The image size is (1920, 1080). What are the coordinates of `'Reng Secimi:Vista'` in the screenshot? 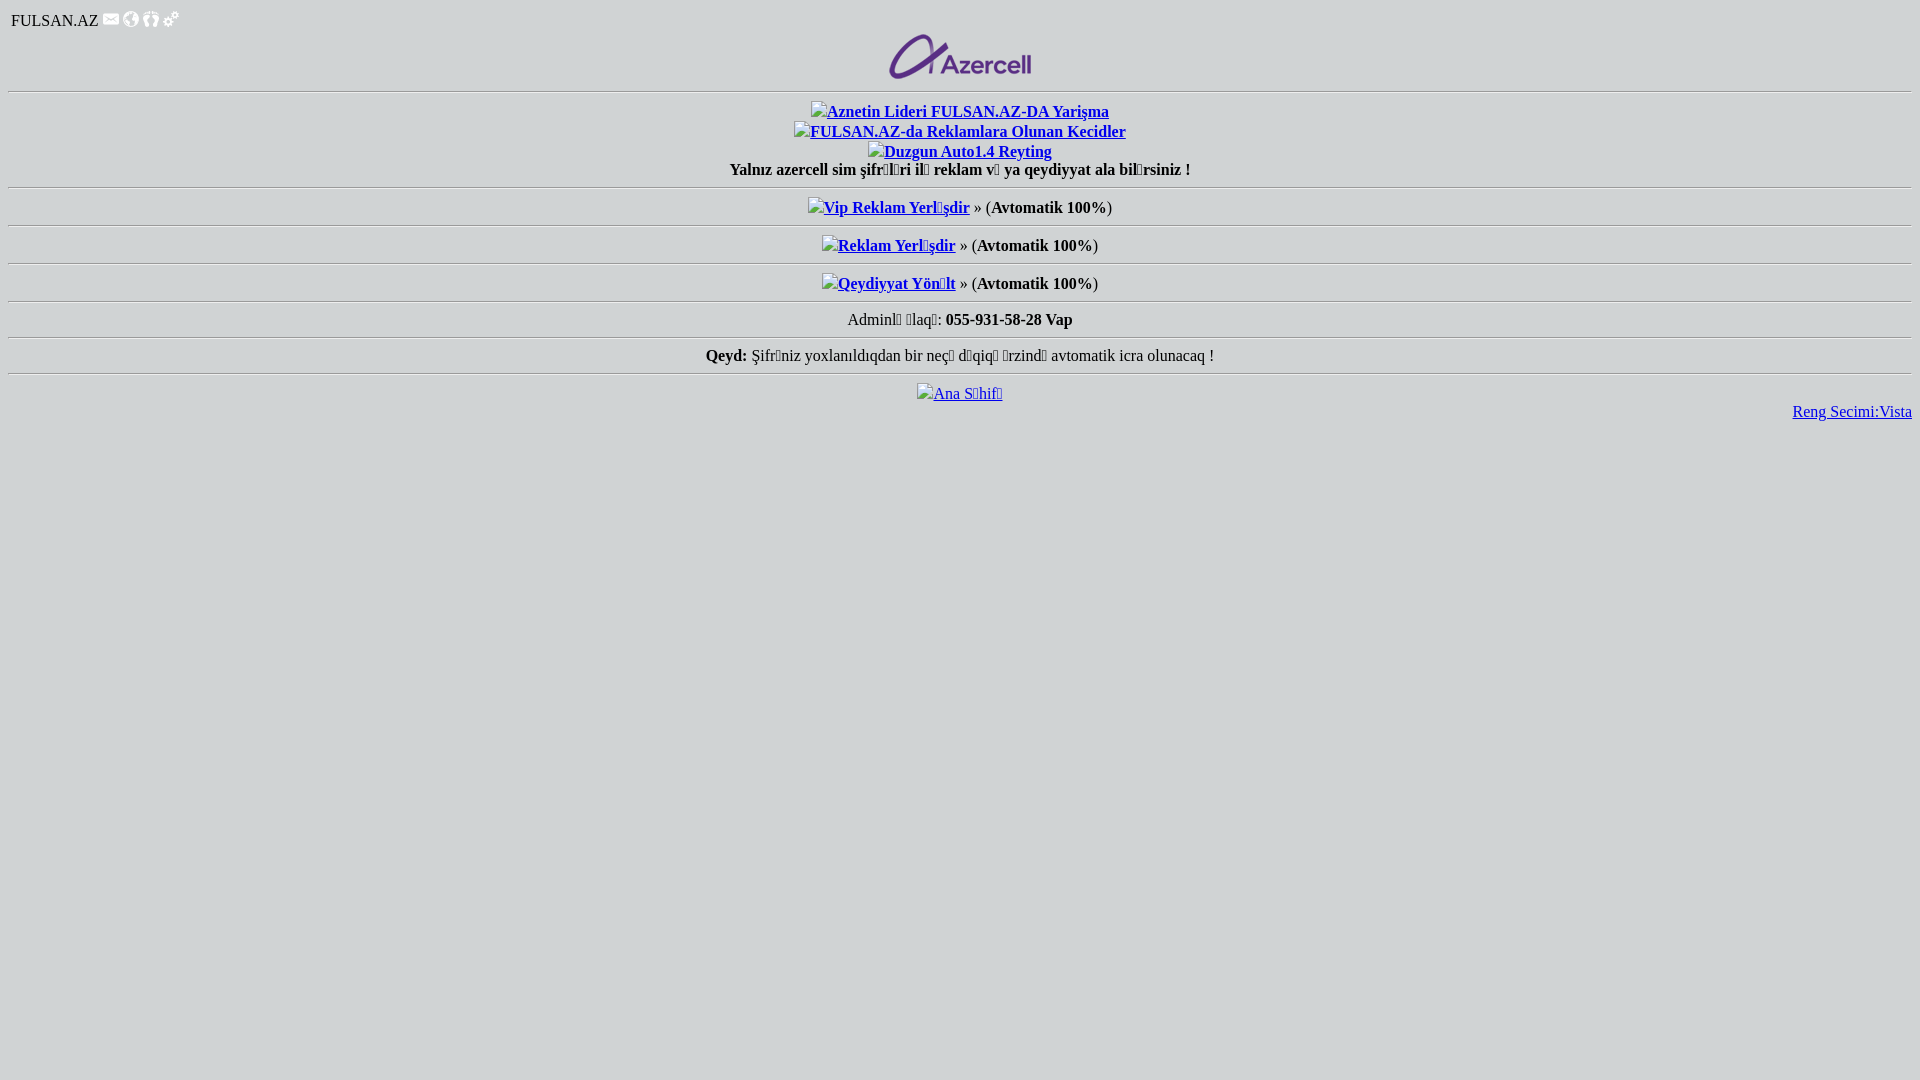 It's located at (1851, 410).